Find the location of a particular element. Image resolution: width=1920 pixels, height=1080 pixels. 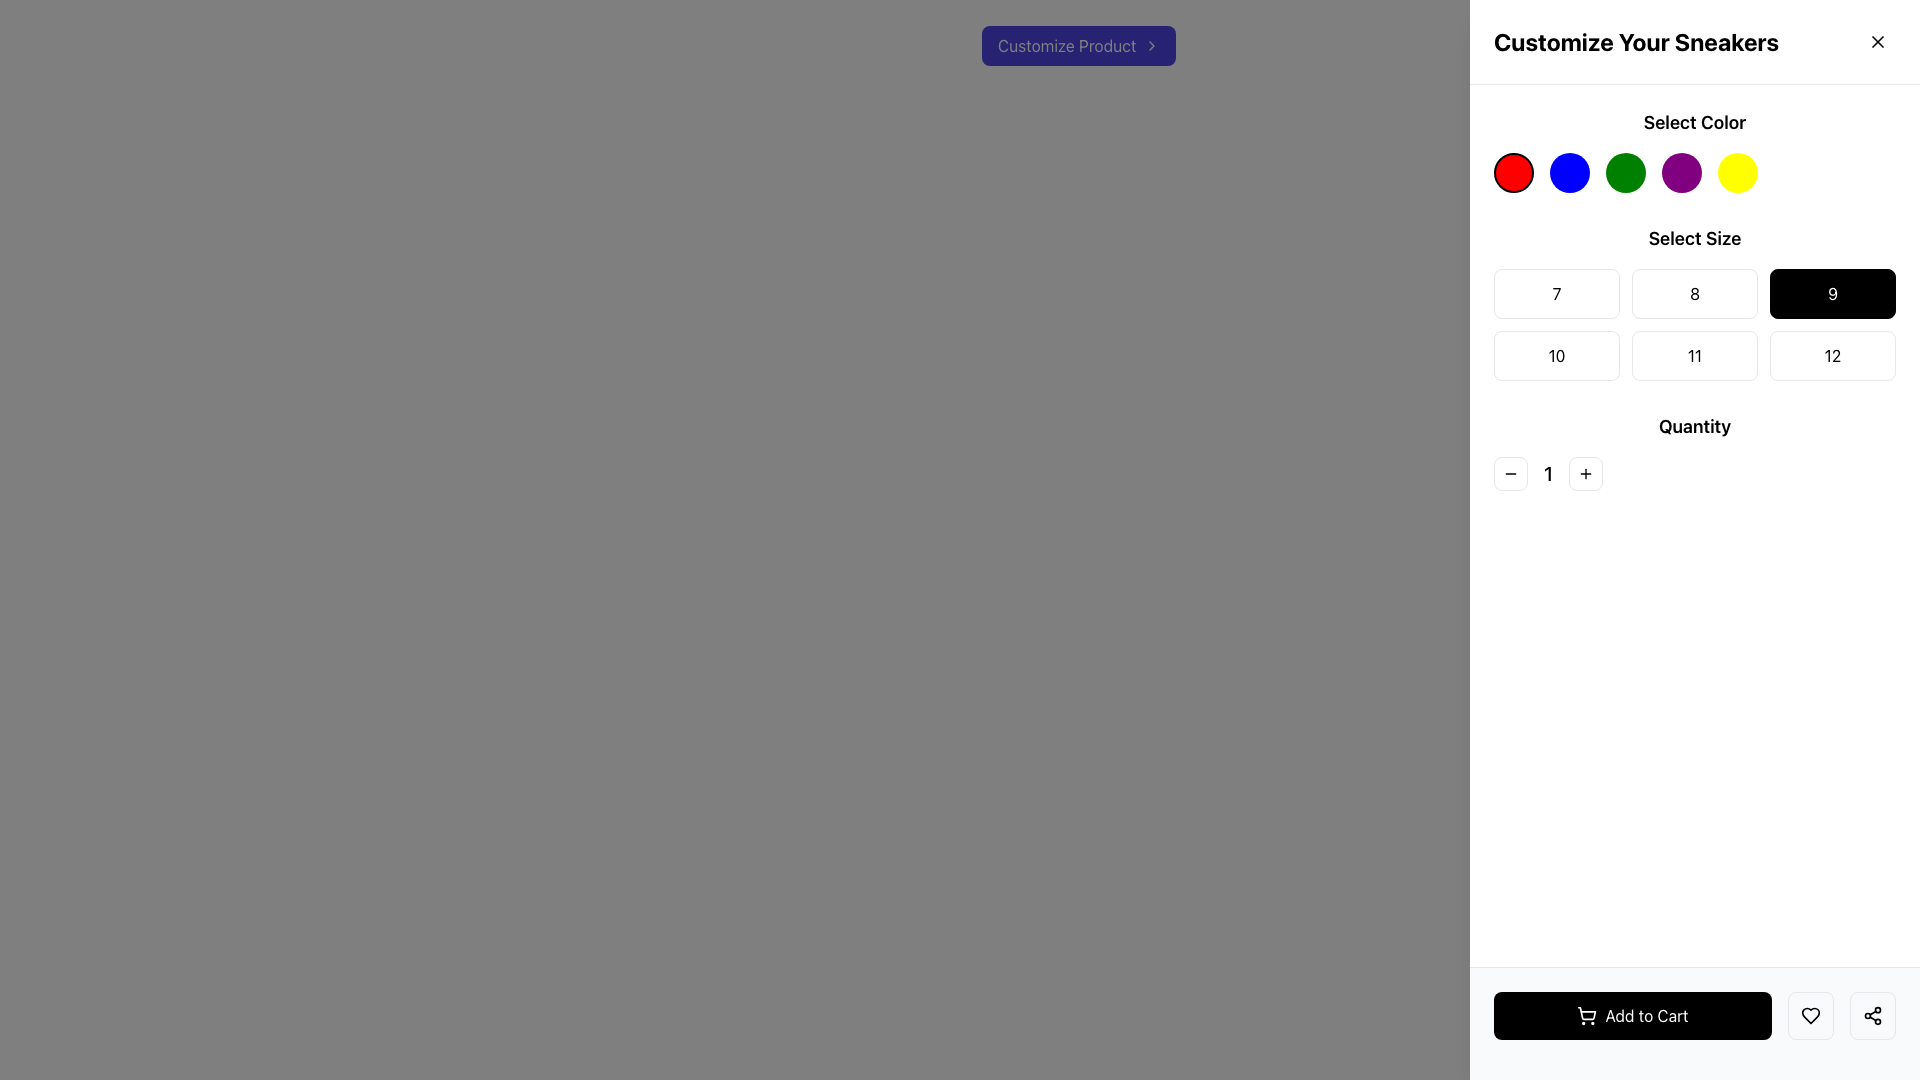

the fourth circular button with a purple fill in the color selection section is located at coordinates (1680, 172).